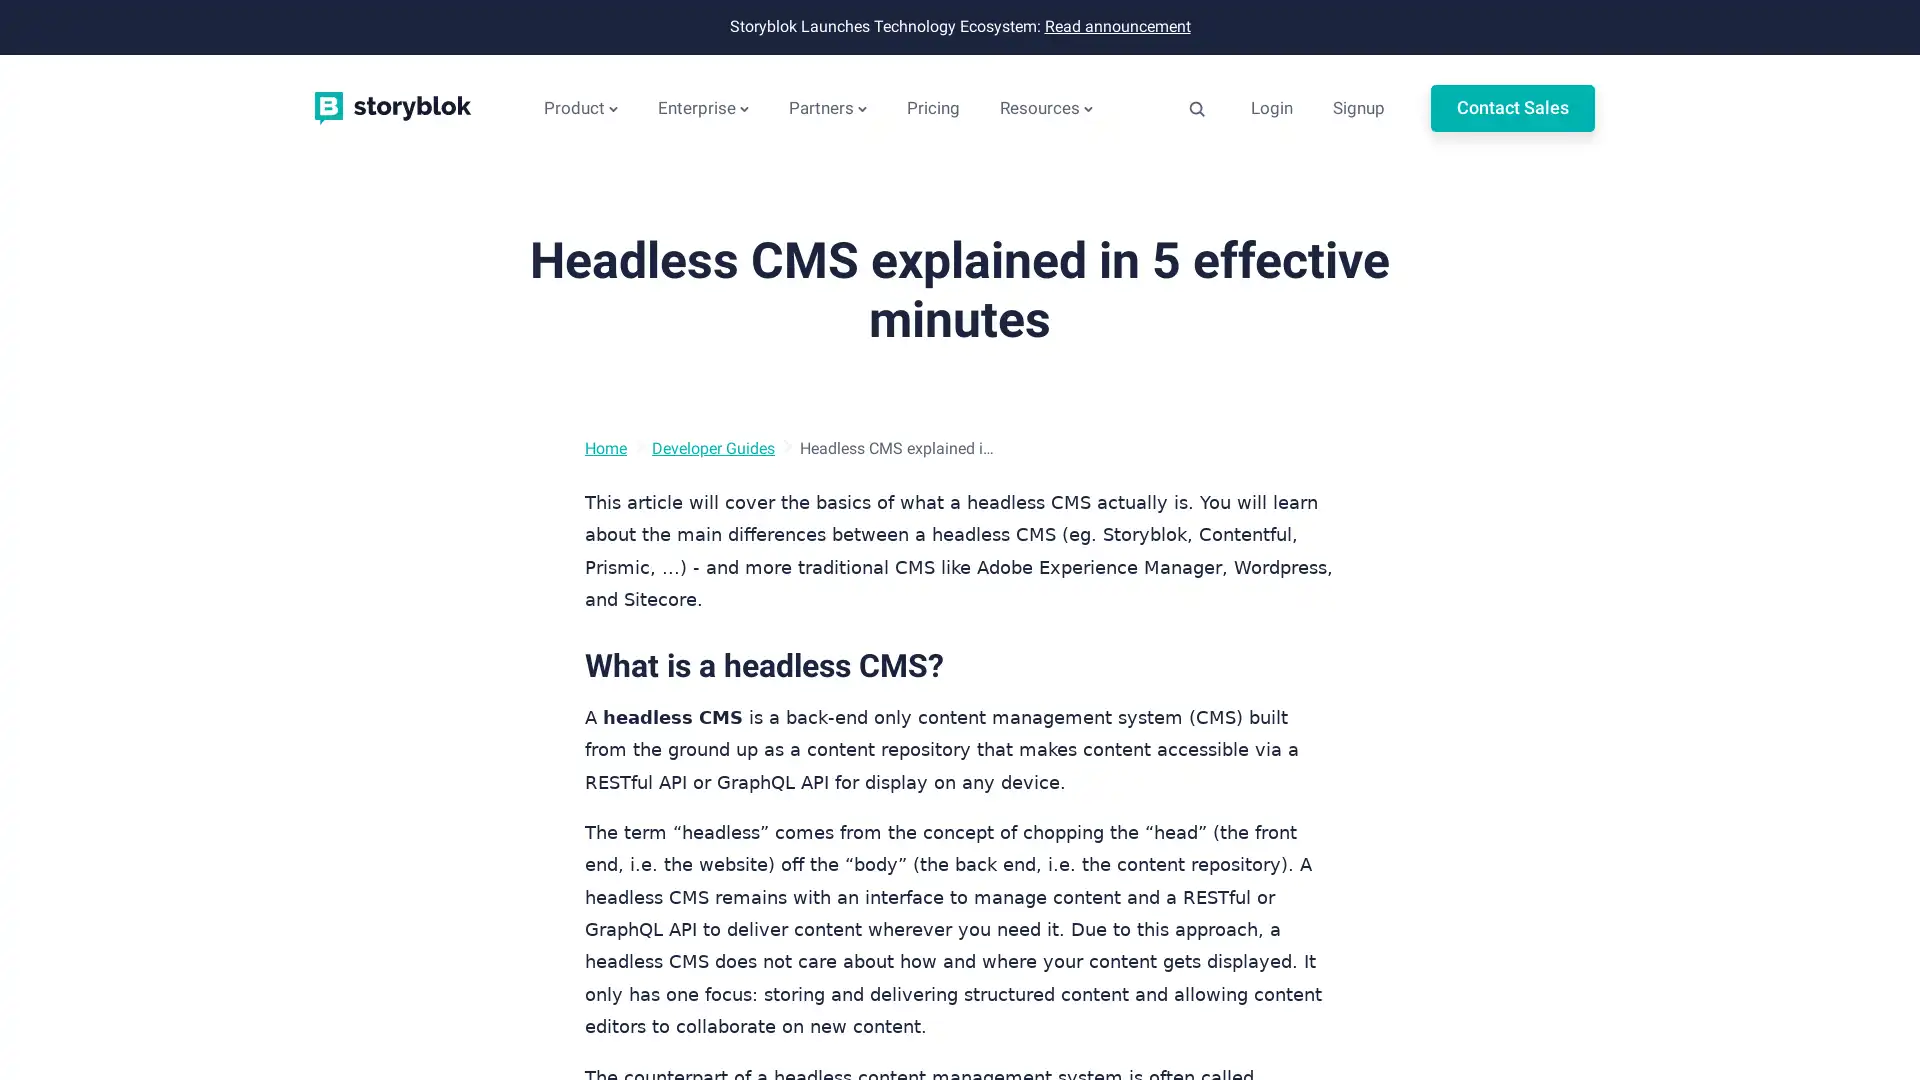 The height and width of the screenshot is (1080, 1920). Describe the element at coordinates (828, 108) in the screenshot. I see `Partners` at that location.